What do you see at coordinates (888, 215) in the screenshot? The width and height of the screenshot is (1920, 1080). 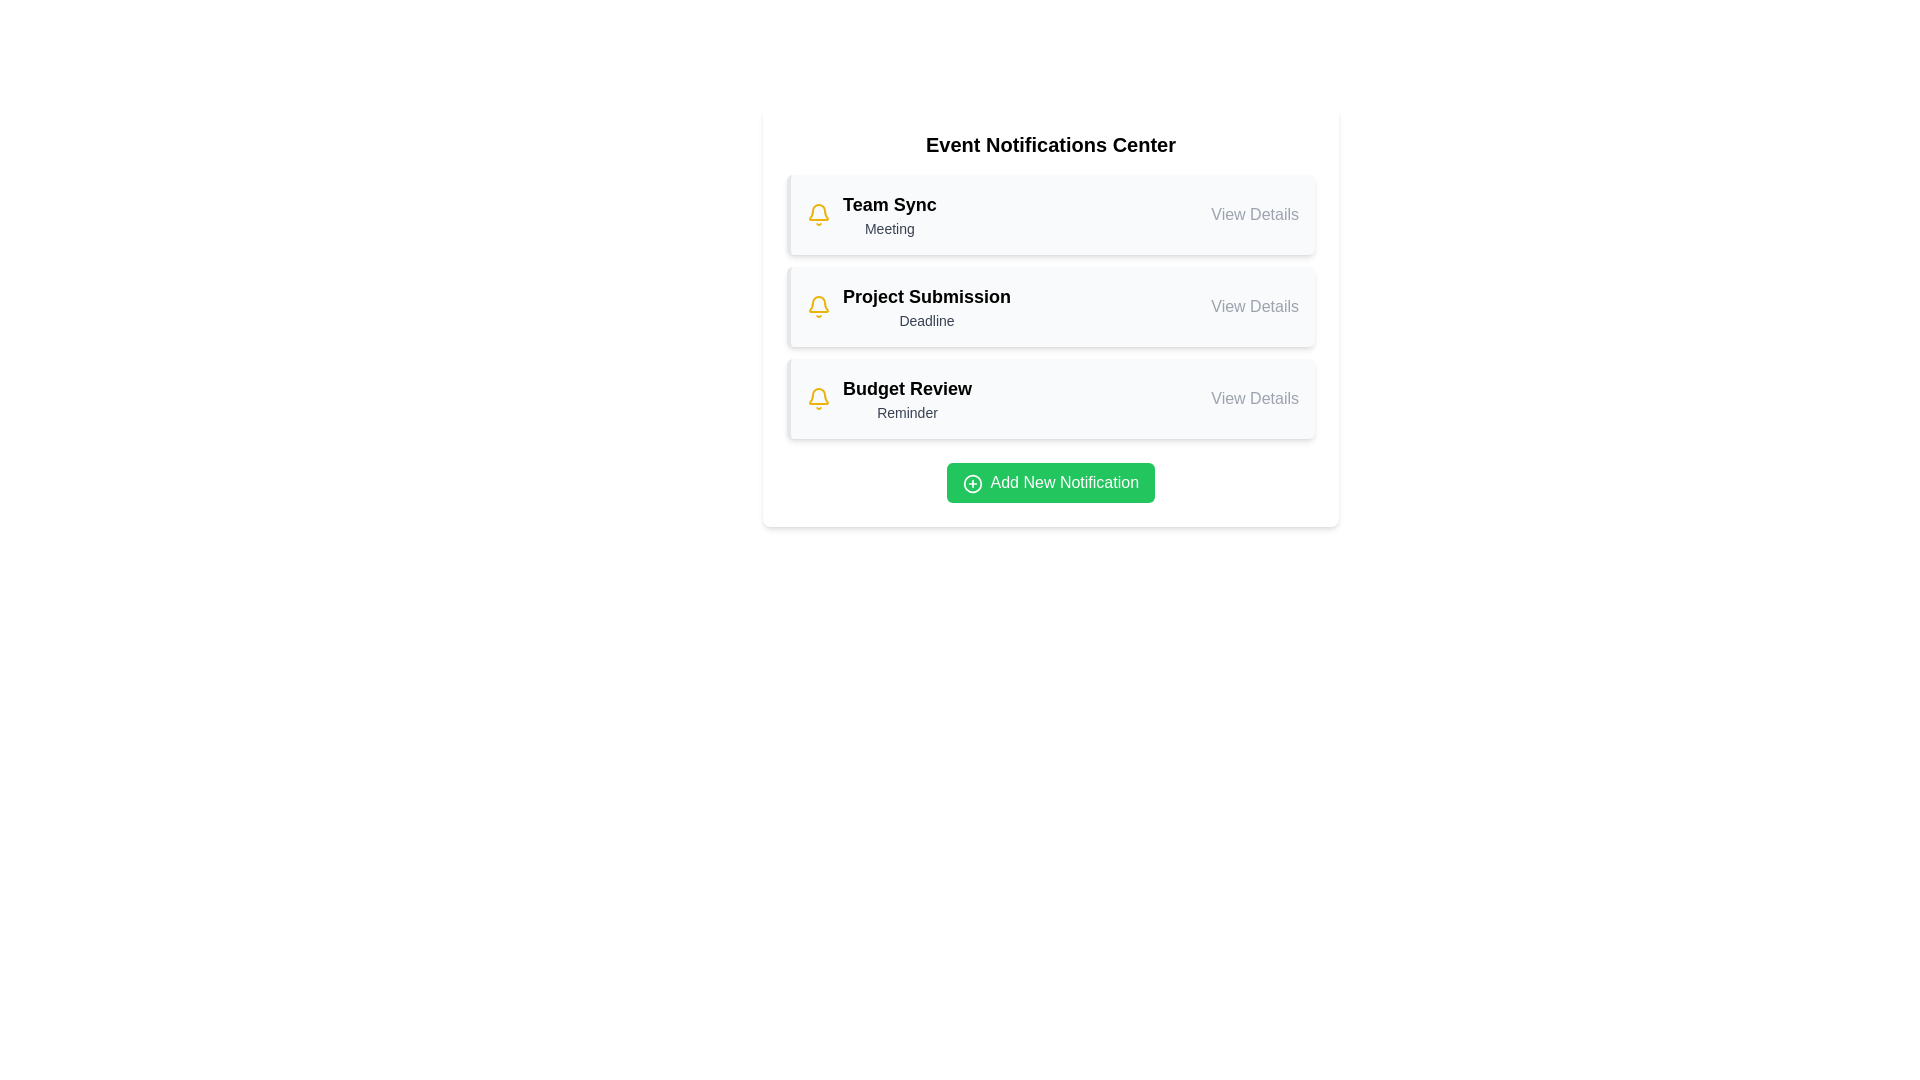 I see `the text block that displays the title 'Team Sync' and additional information 'Meeting', located within the first notification item under 'Event Notifications Center', to the right of the bell icon and above the 'View Details' button` at bounding box center [888, 215].